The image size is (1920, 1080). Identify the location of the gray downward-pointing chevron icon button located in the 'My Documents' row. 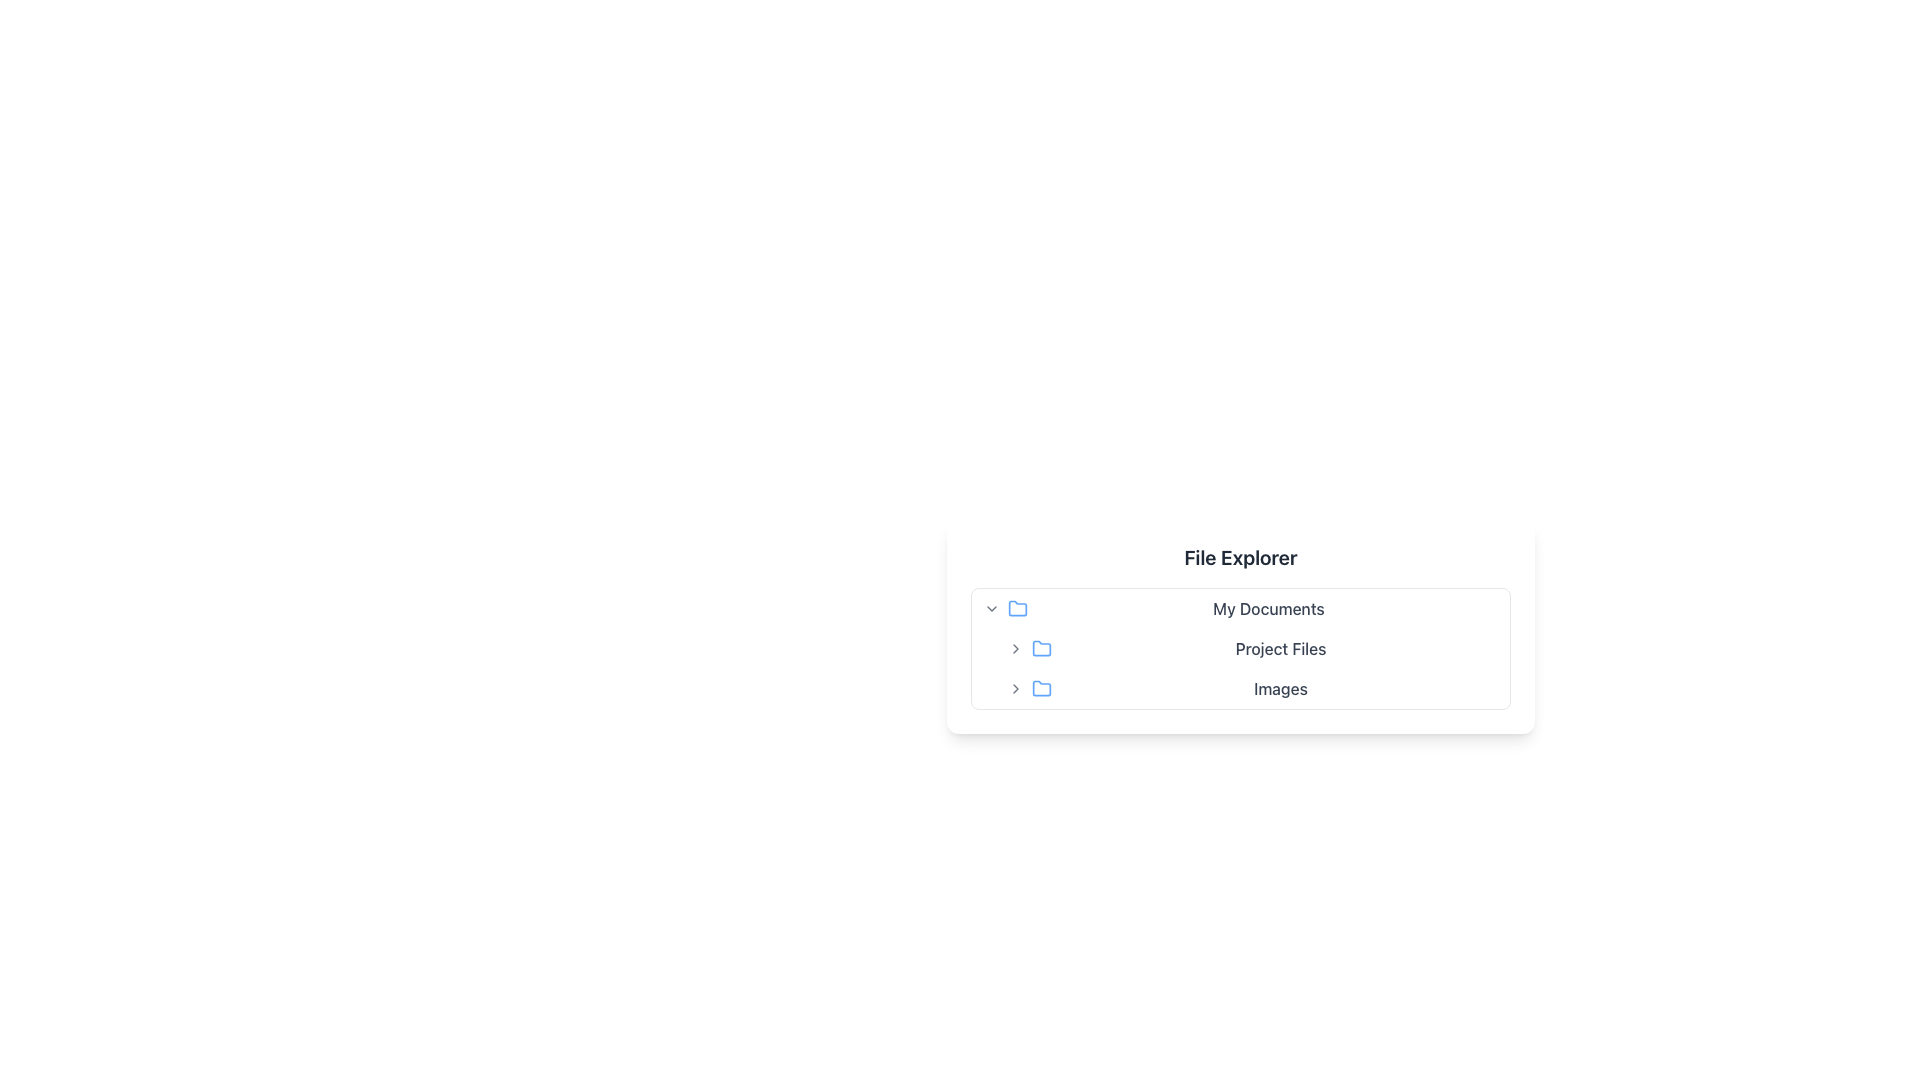
(992, 608).